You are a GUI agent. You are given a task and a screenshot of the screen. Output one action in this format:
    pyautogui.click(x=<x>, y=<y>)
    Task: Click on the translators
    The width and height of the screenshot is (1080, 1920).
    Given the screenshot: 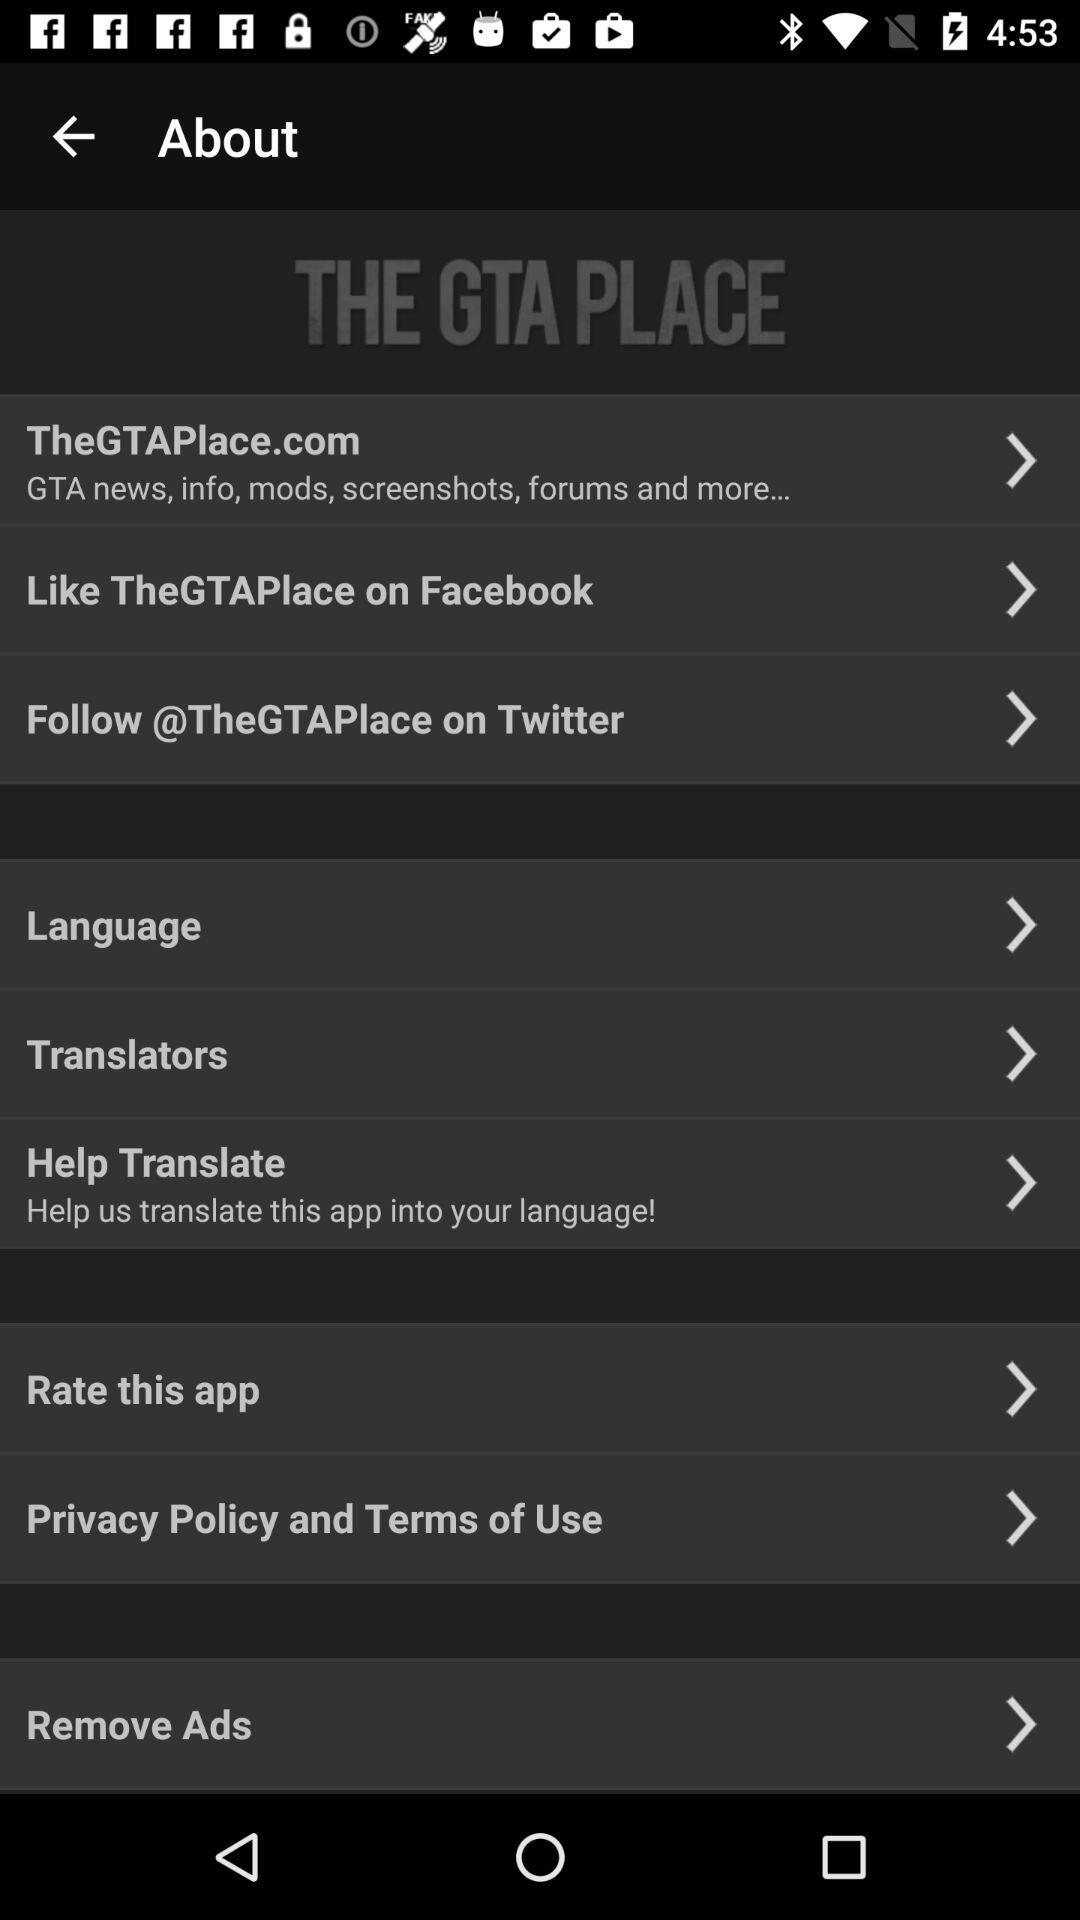 What is the action you would take?
    pyautogui.click(x=127, y=1052)
    